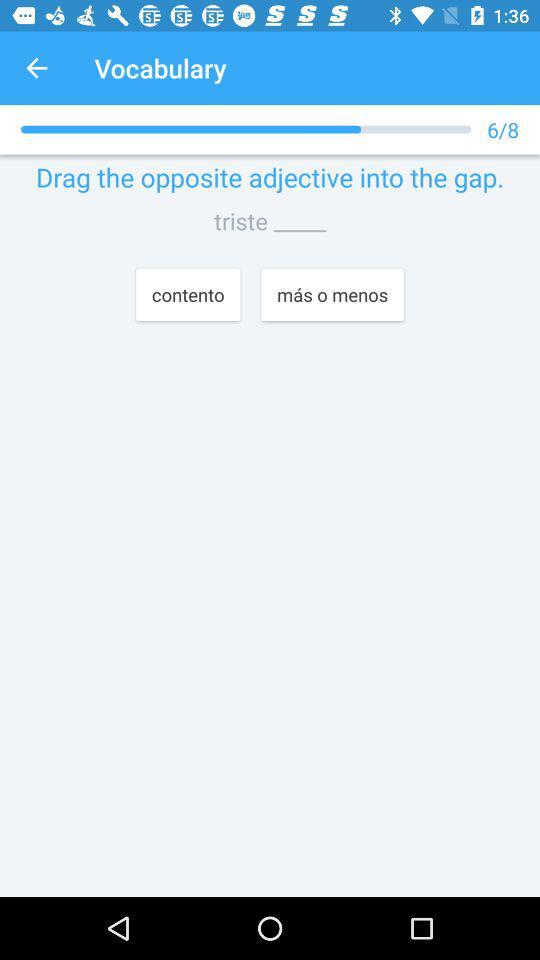 This screenshot has width=540, height=960. What do you see at coordinates (36, 68) in the screenshot?
I see `app next to the vocabulary app` at bounding box center [36, 68].